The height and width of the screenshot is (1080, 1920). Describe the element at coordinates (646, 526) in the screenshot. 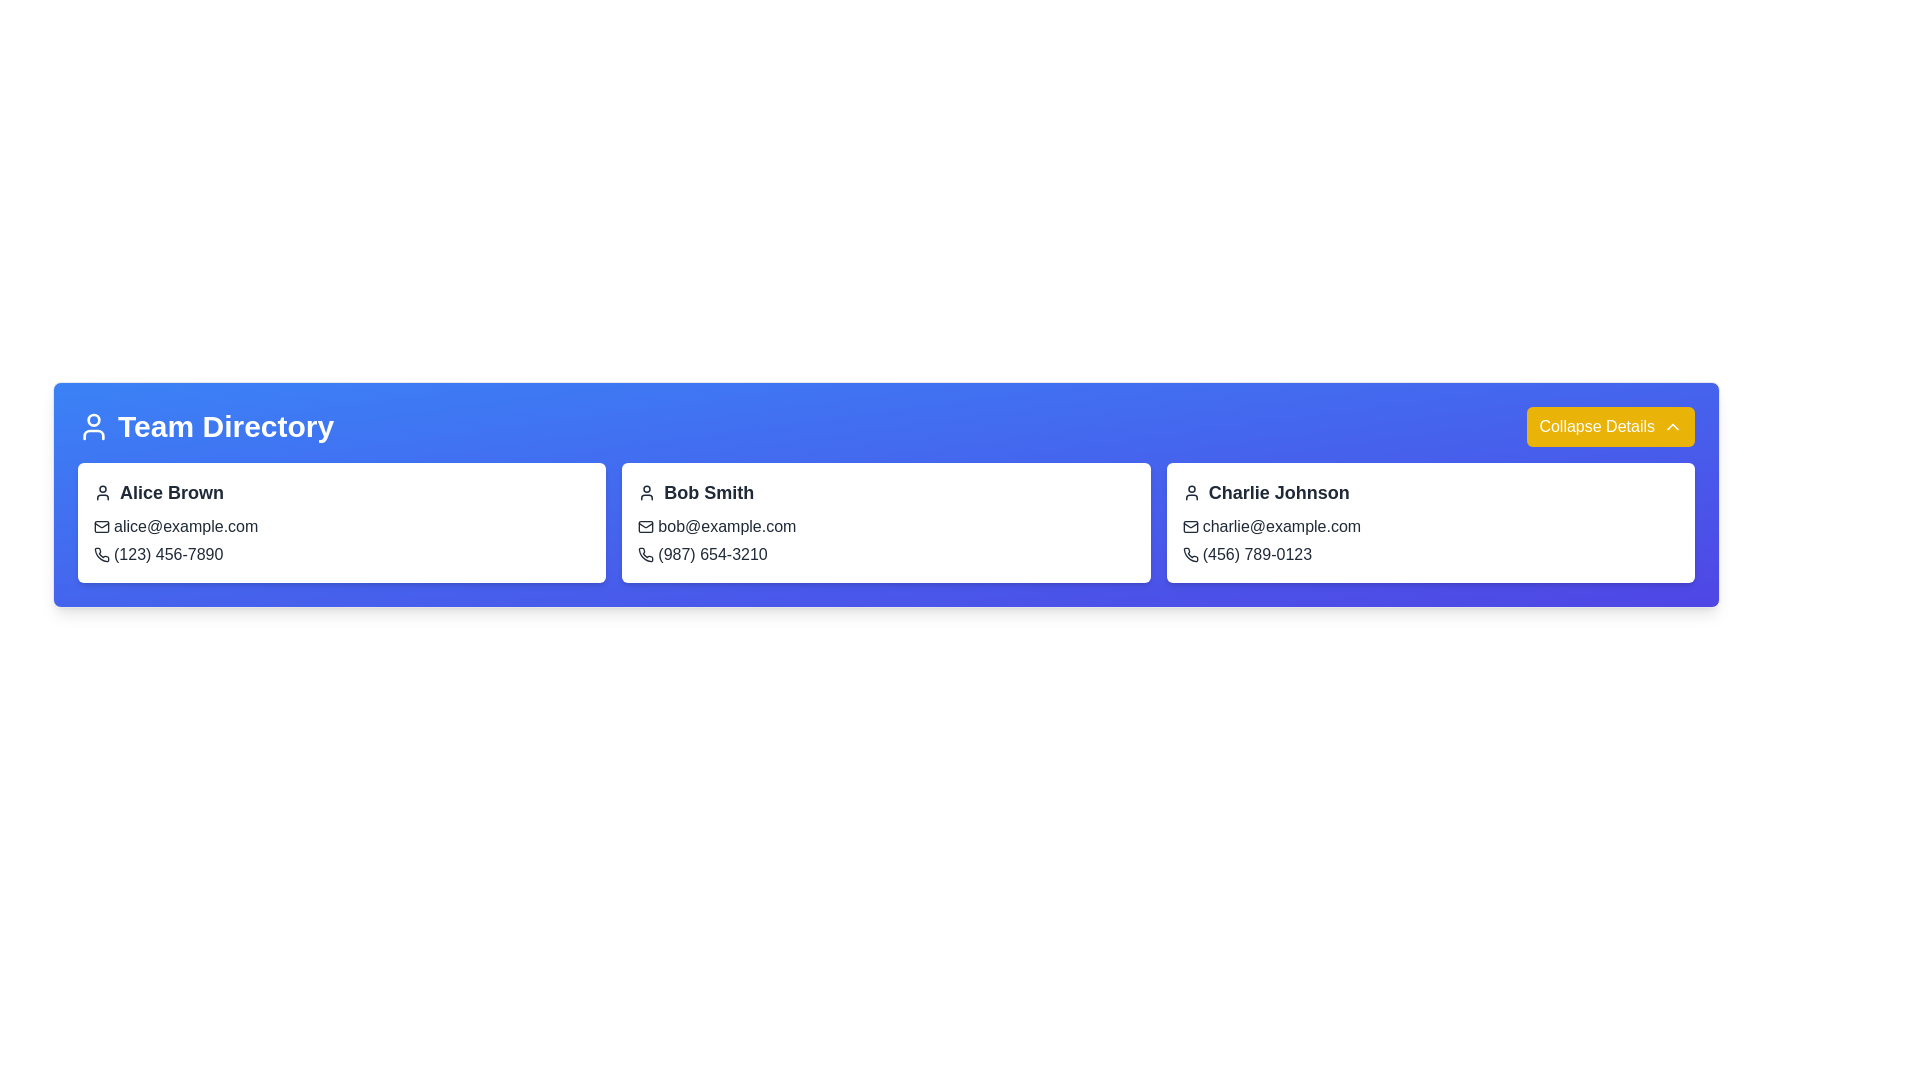

I see `the rectangular part of the envelope icon representing Bob Smith's contact details` at that location.